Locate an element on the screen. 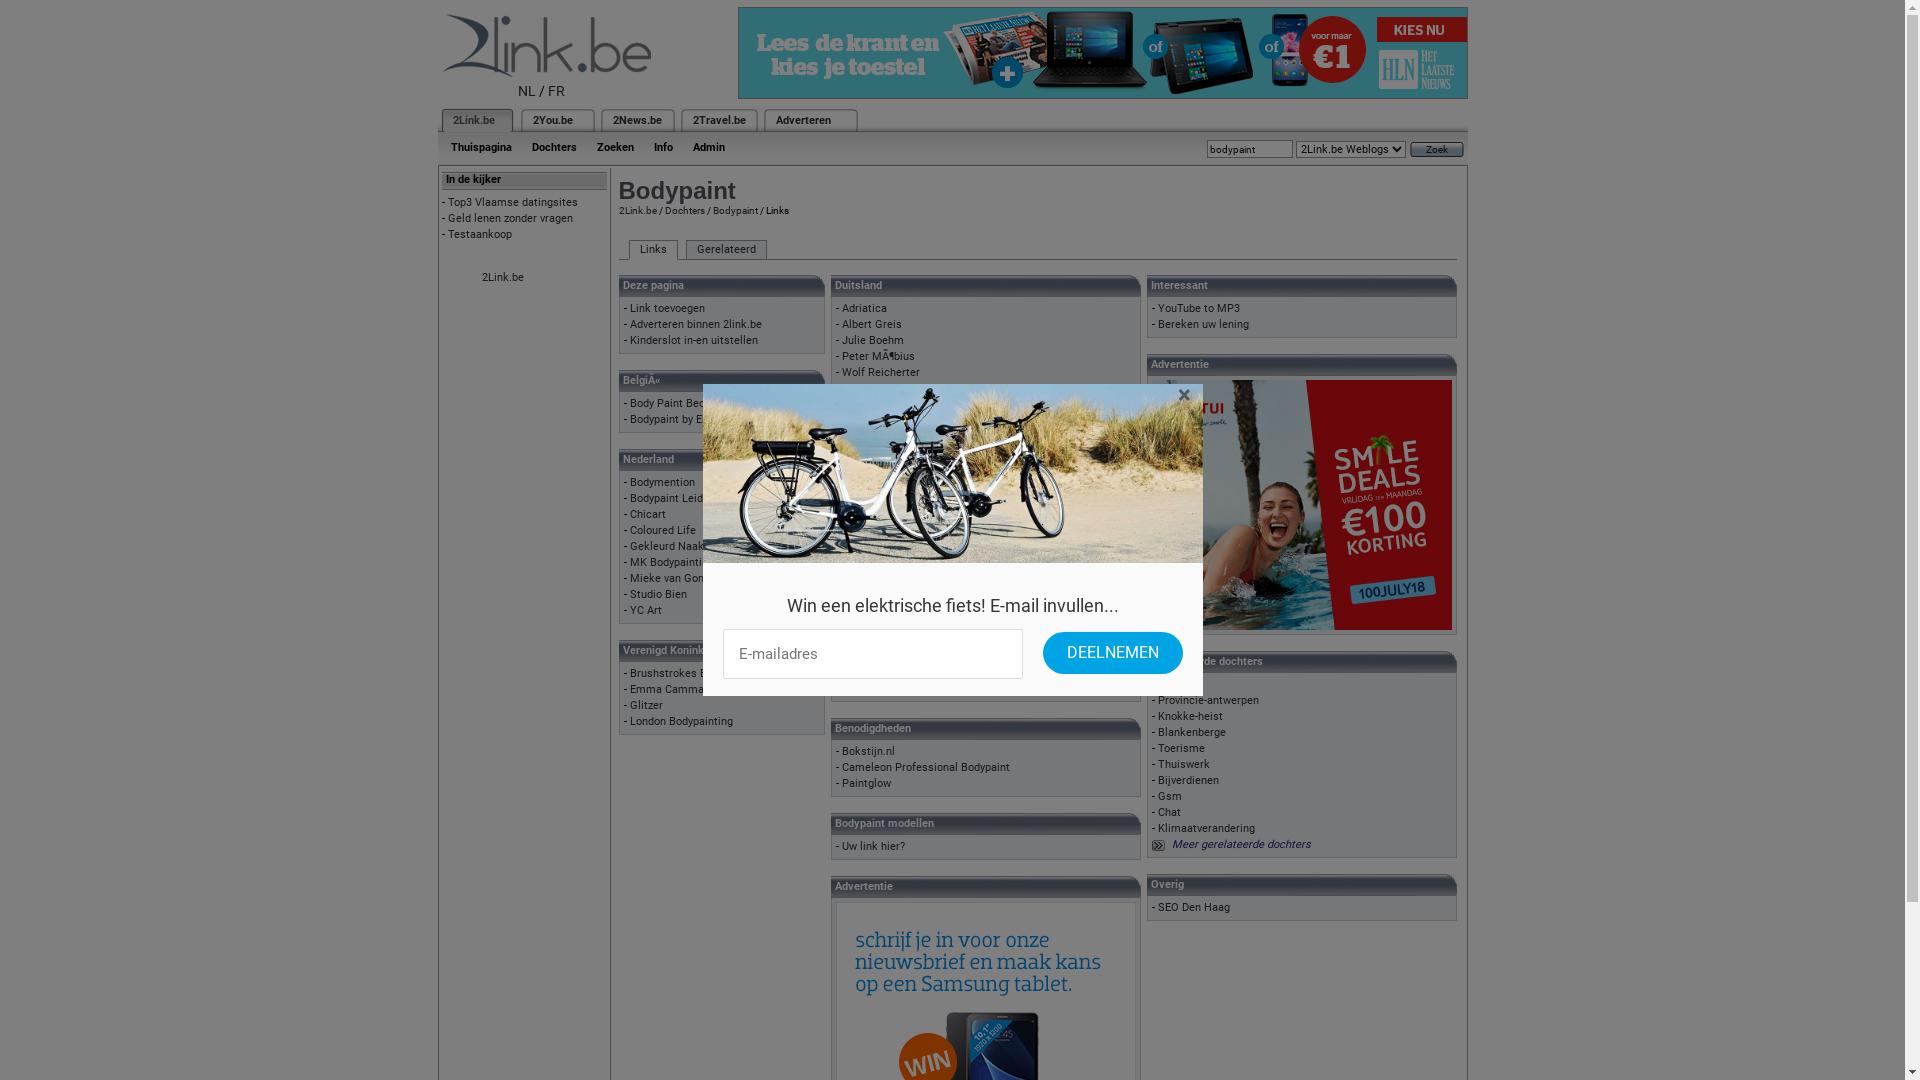  'YC Art' is located at coordinates (628, 609).